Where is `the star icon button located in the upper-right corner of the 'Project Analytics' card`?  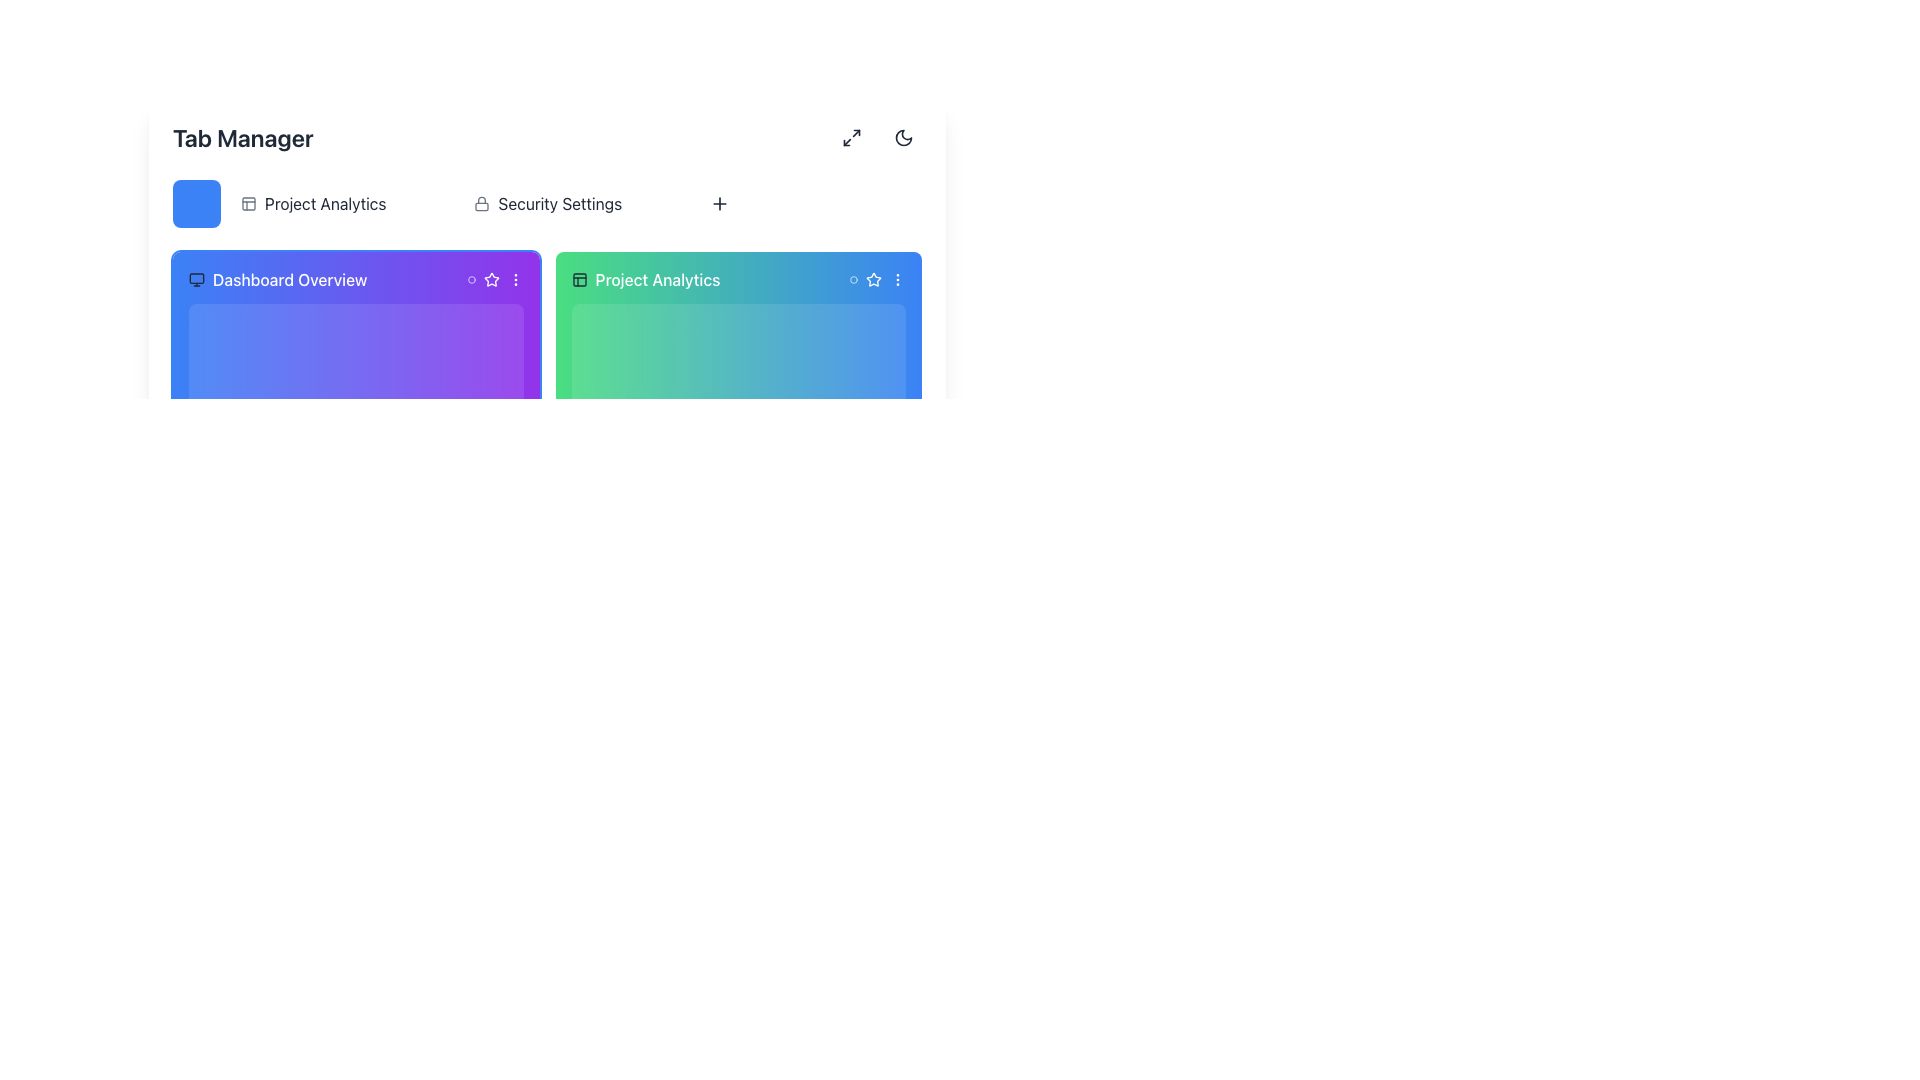
the star icon button located in the upper-right corner of the 'Project Analytics' card is located at coordinates (878, 280).